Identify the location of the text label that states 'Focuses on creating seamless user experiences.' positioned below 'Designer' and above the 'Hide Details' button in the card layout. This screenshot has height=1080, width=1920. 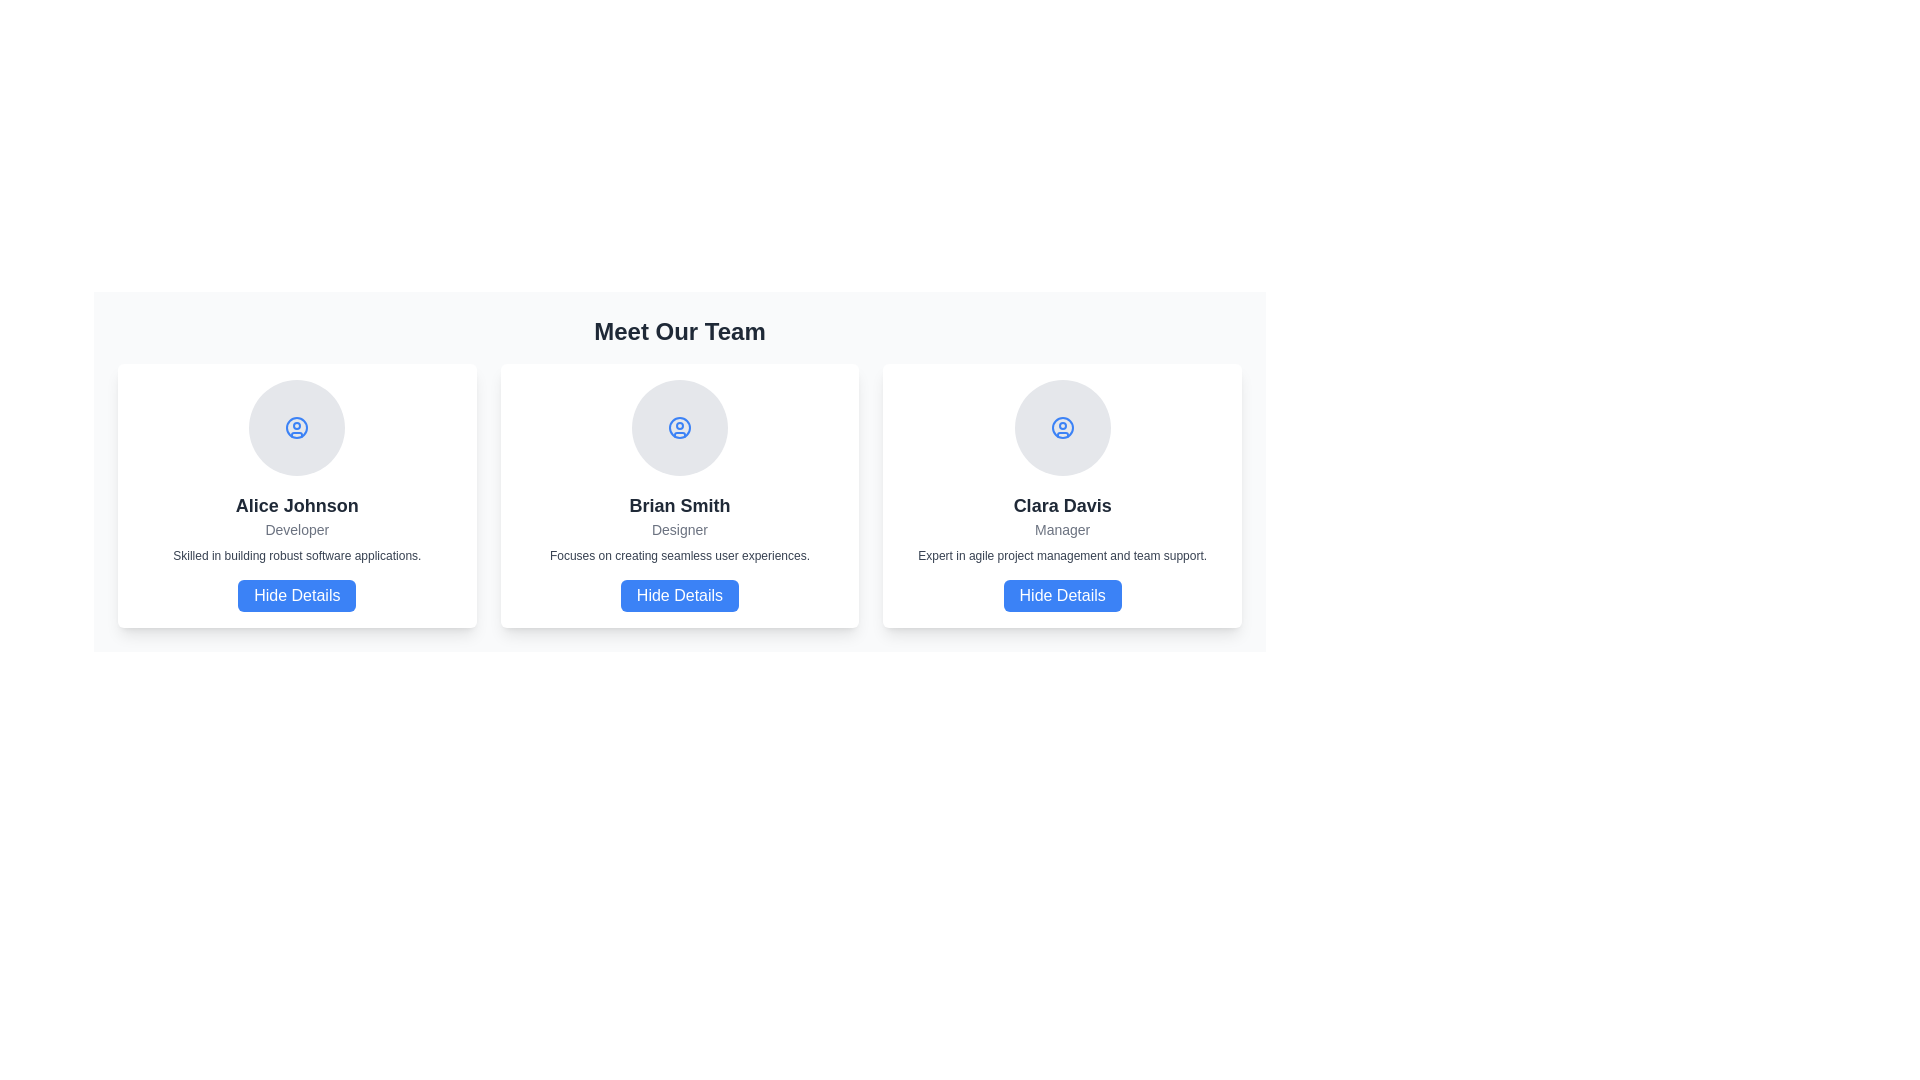
(680, 555).